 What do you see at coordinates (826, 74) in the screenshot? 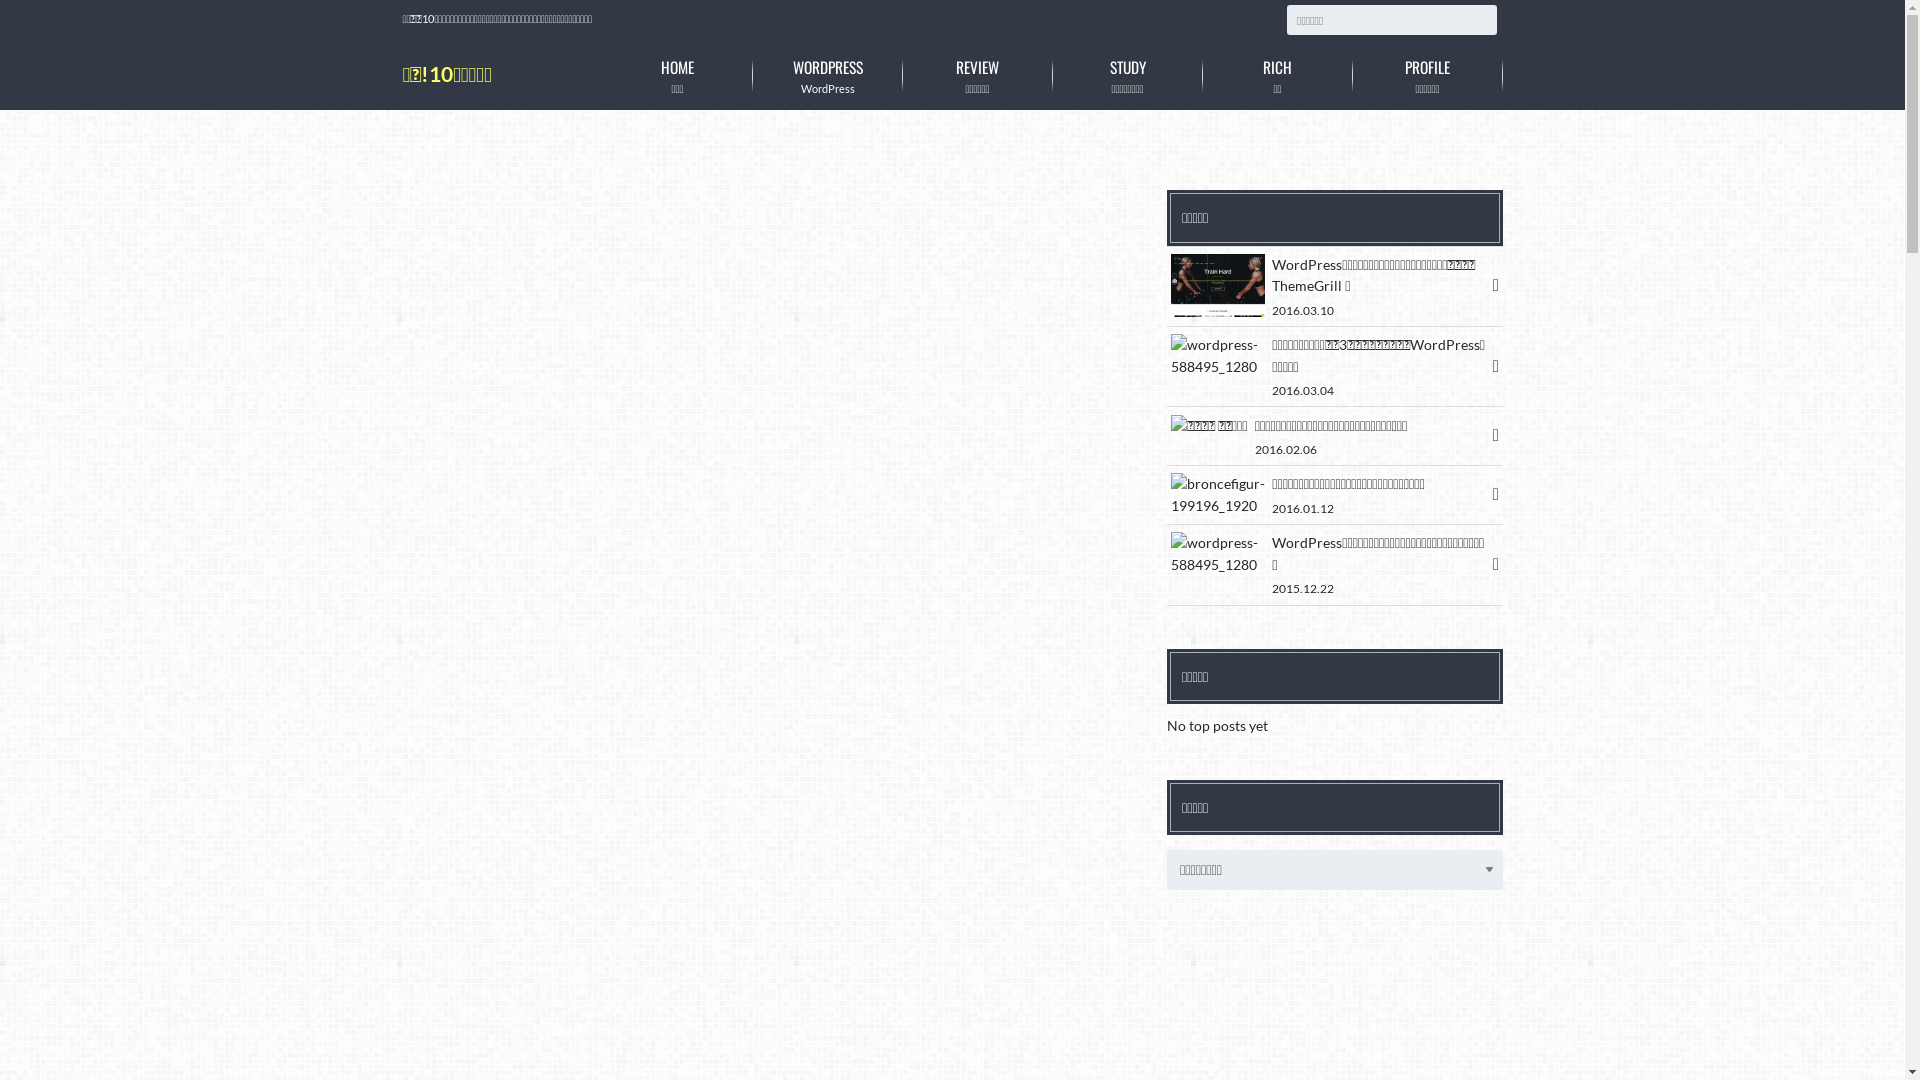
I see `'WordPress` at bounding box center [826, 74].